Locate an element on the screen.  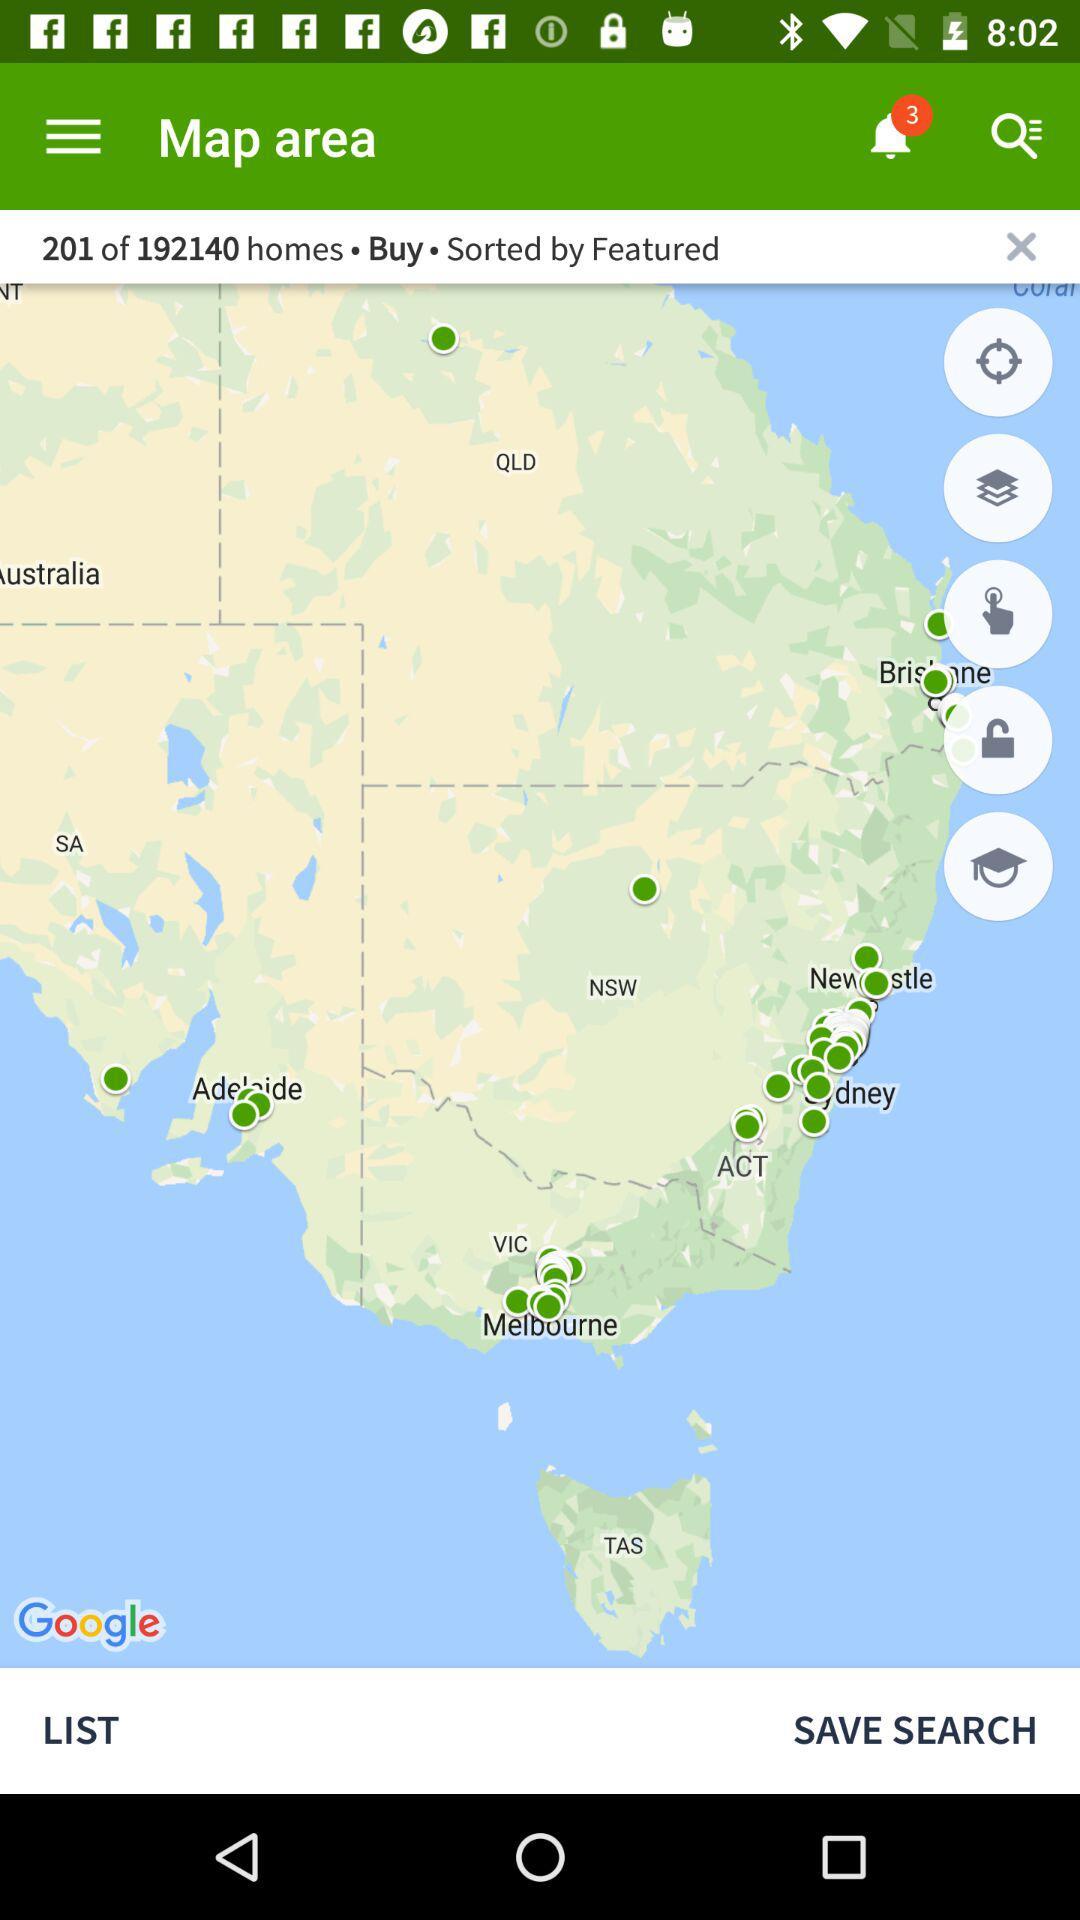
the save search is located at coordinates (915, 1730).